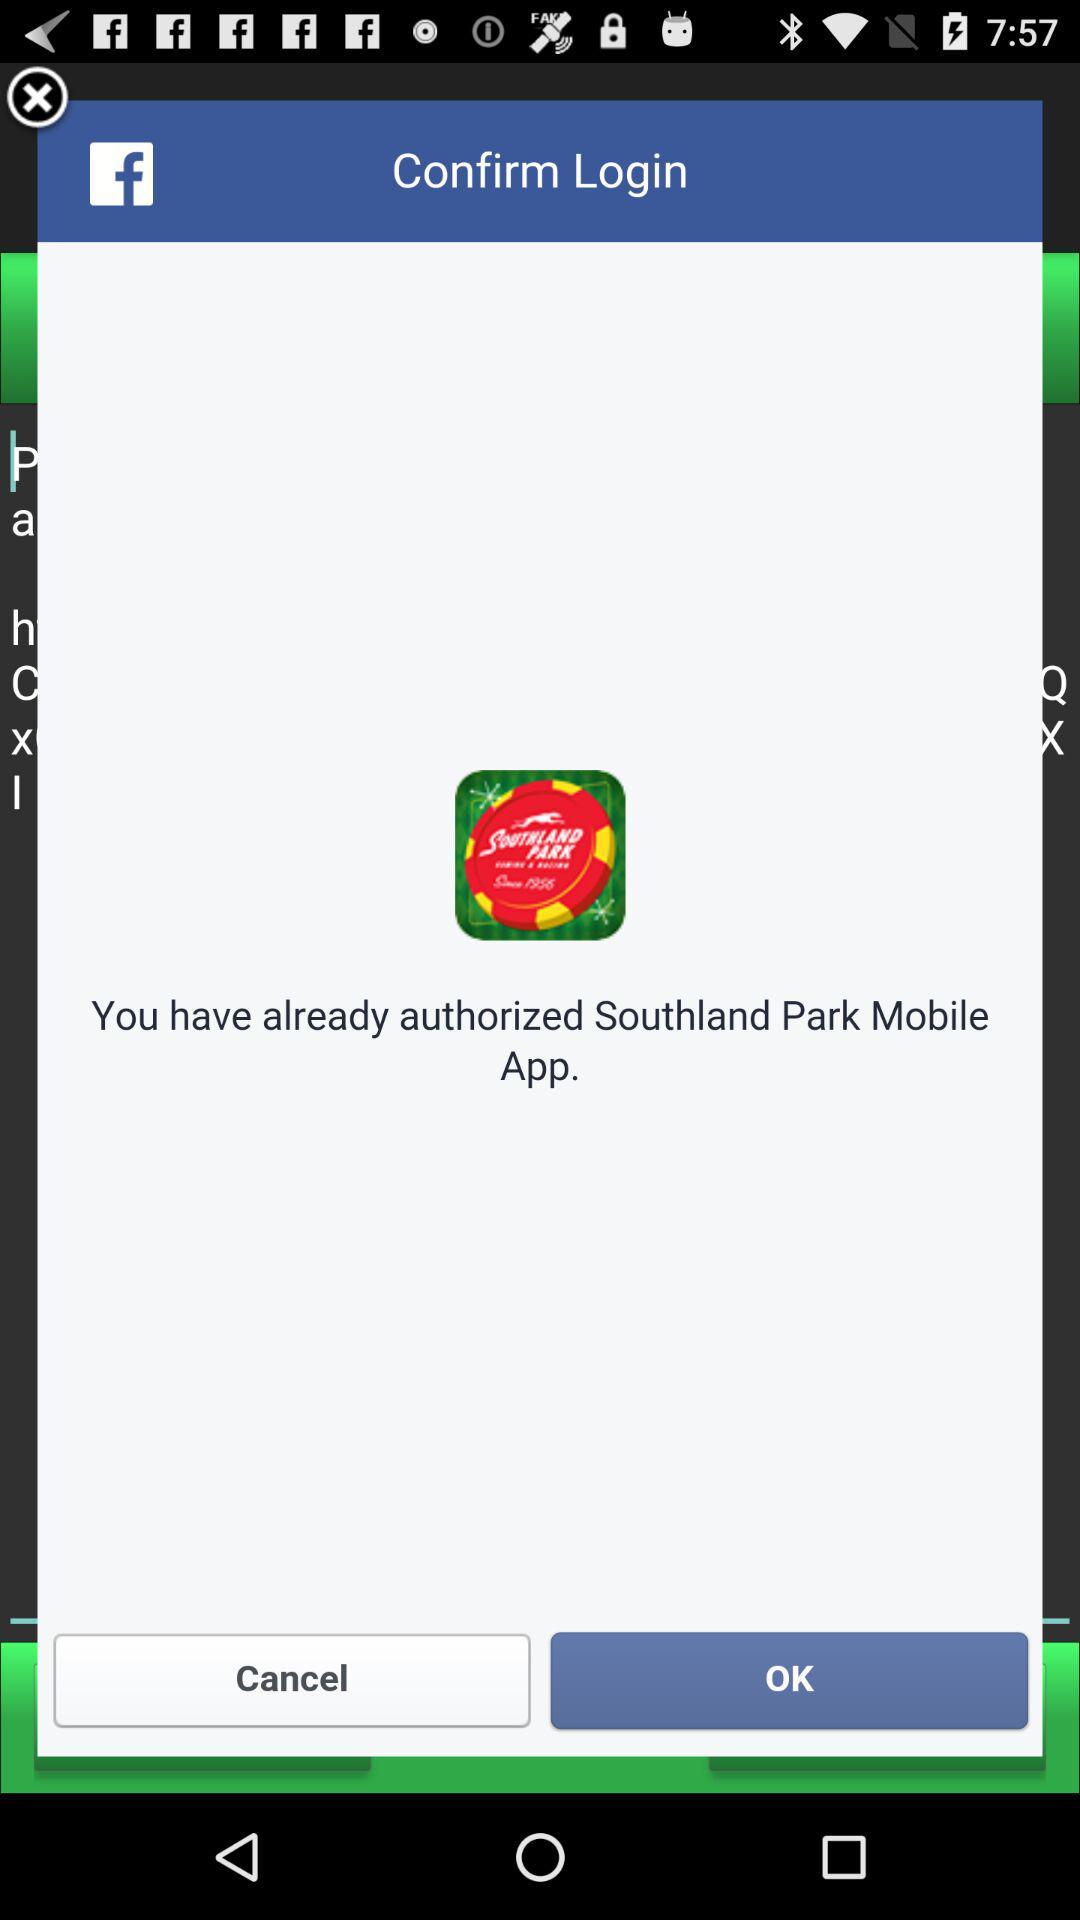 This screenshot has height=1920, width=1080. I want to click on confirm app login with facebook, so click(540, 927).